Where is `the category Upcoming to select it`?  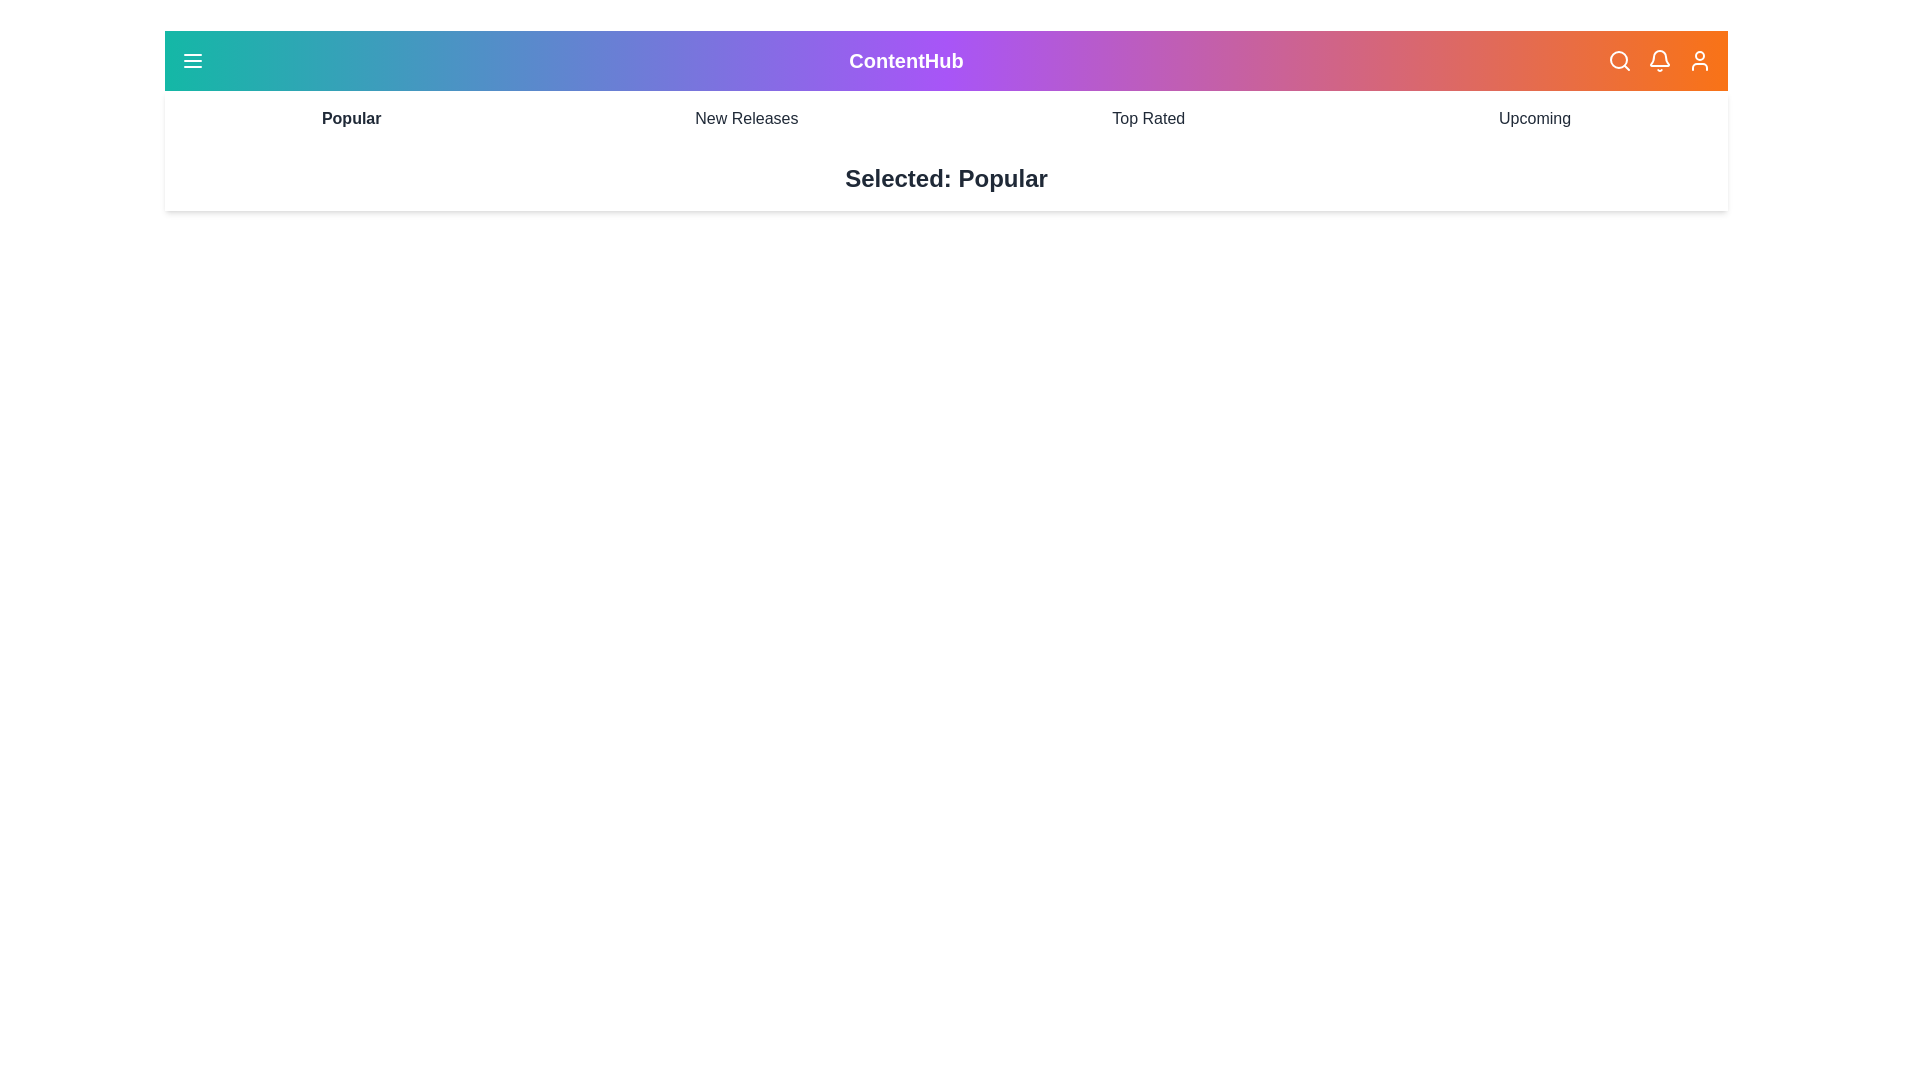 the category Upcoming to select it is located at coordinates (1534, 119).